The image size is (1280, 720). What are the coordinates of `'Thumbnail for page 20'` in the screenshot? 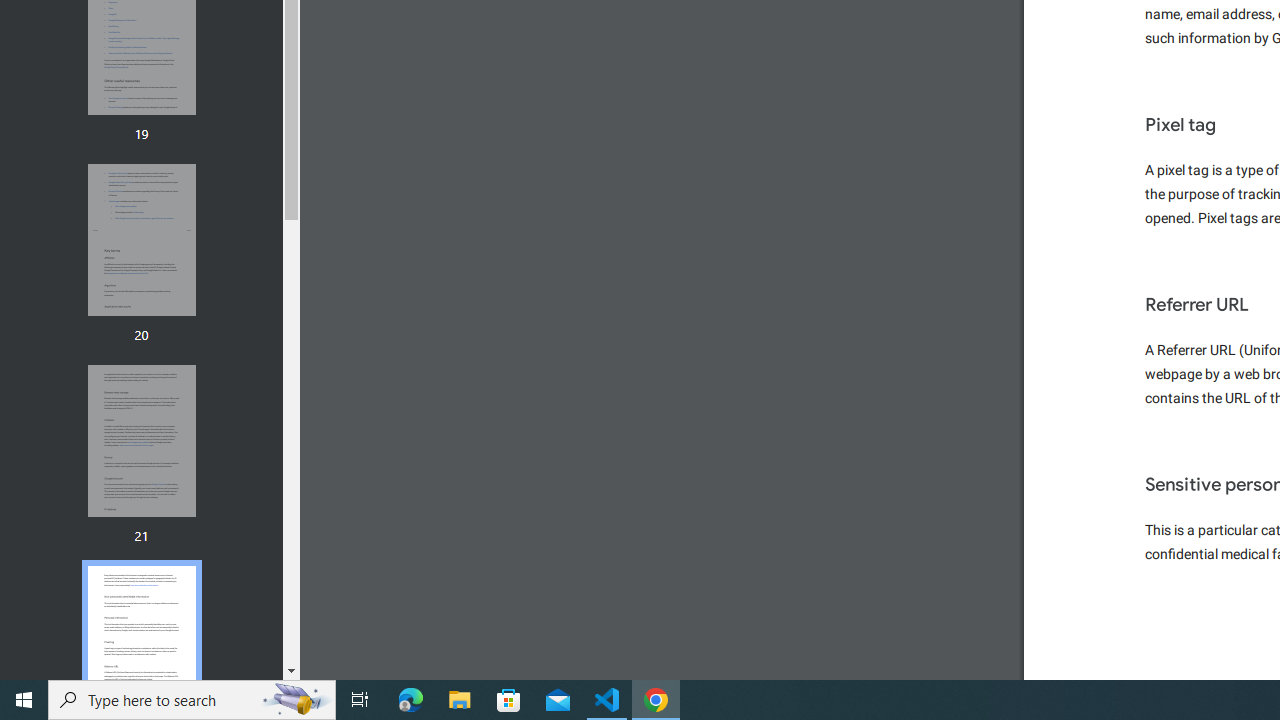 It's located at (140, 239).